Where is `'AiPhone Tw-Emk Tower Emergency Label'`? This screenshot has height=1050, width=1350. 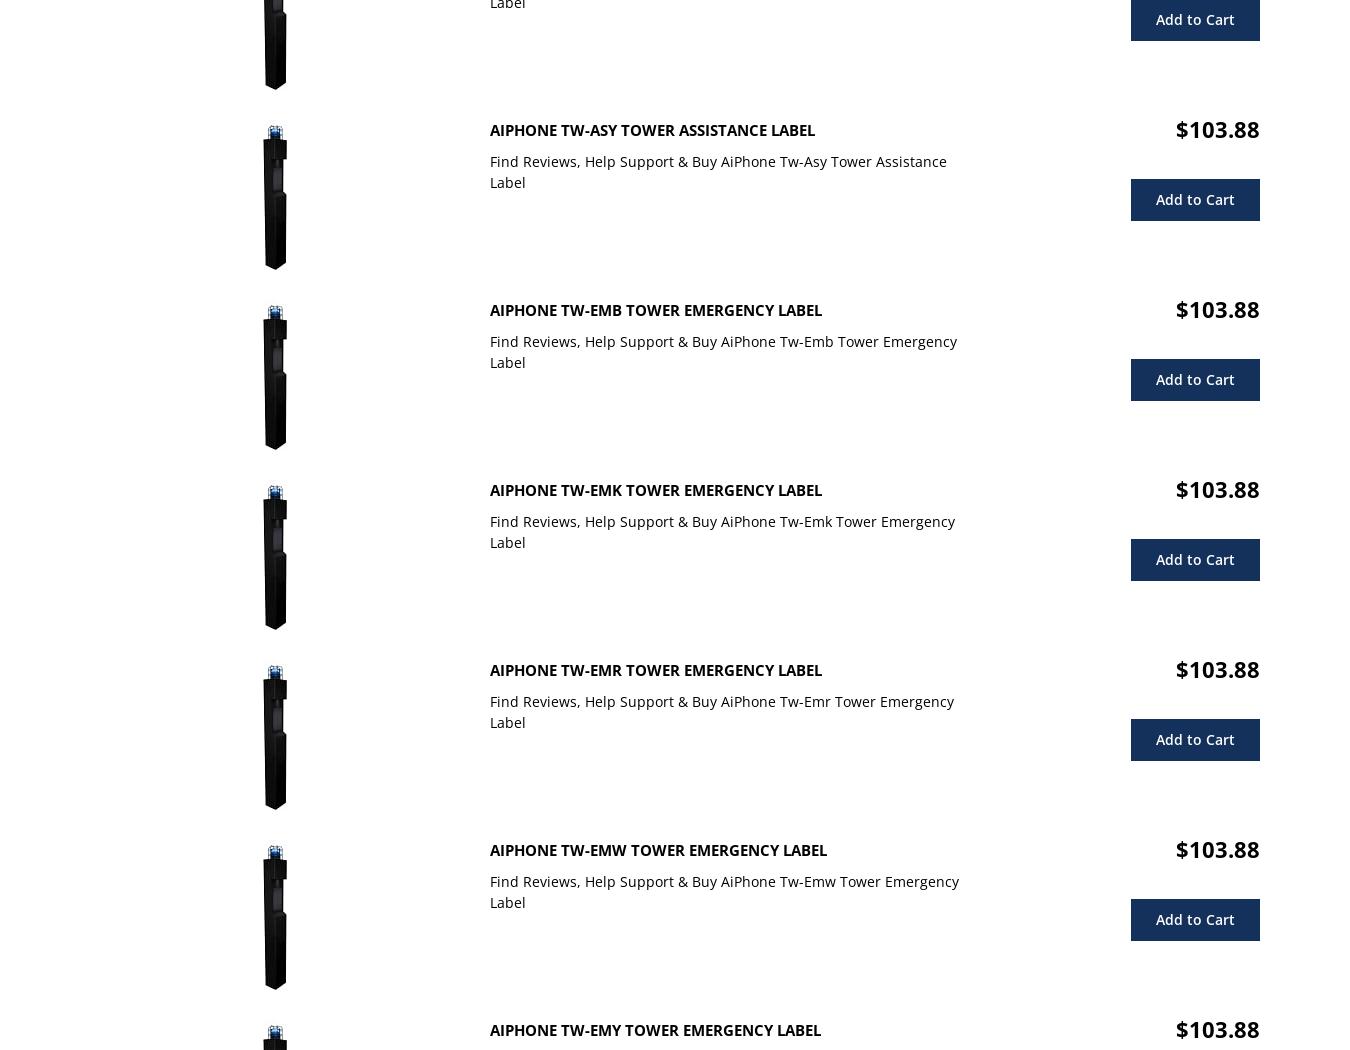 'AiPhone Tw-Emk Tower Emergency Label' is located at coordinates (655, 489).